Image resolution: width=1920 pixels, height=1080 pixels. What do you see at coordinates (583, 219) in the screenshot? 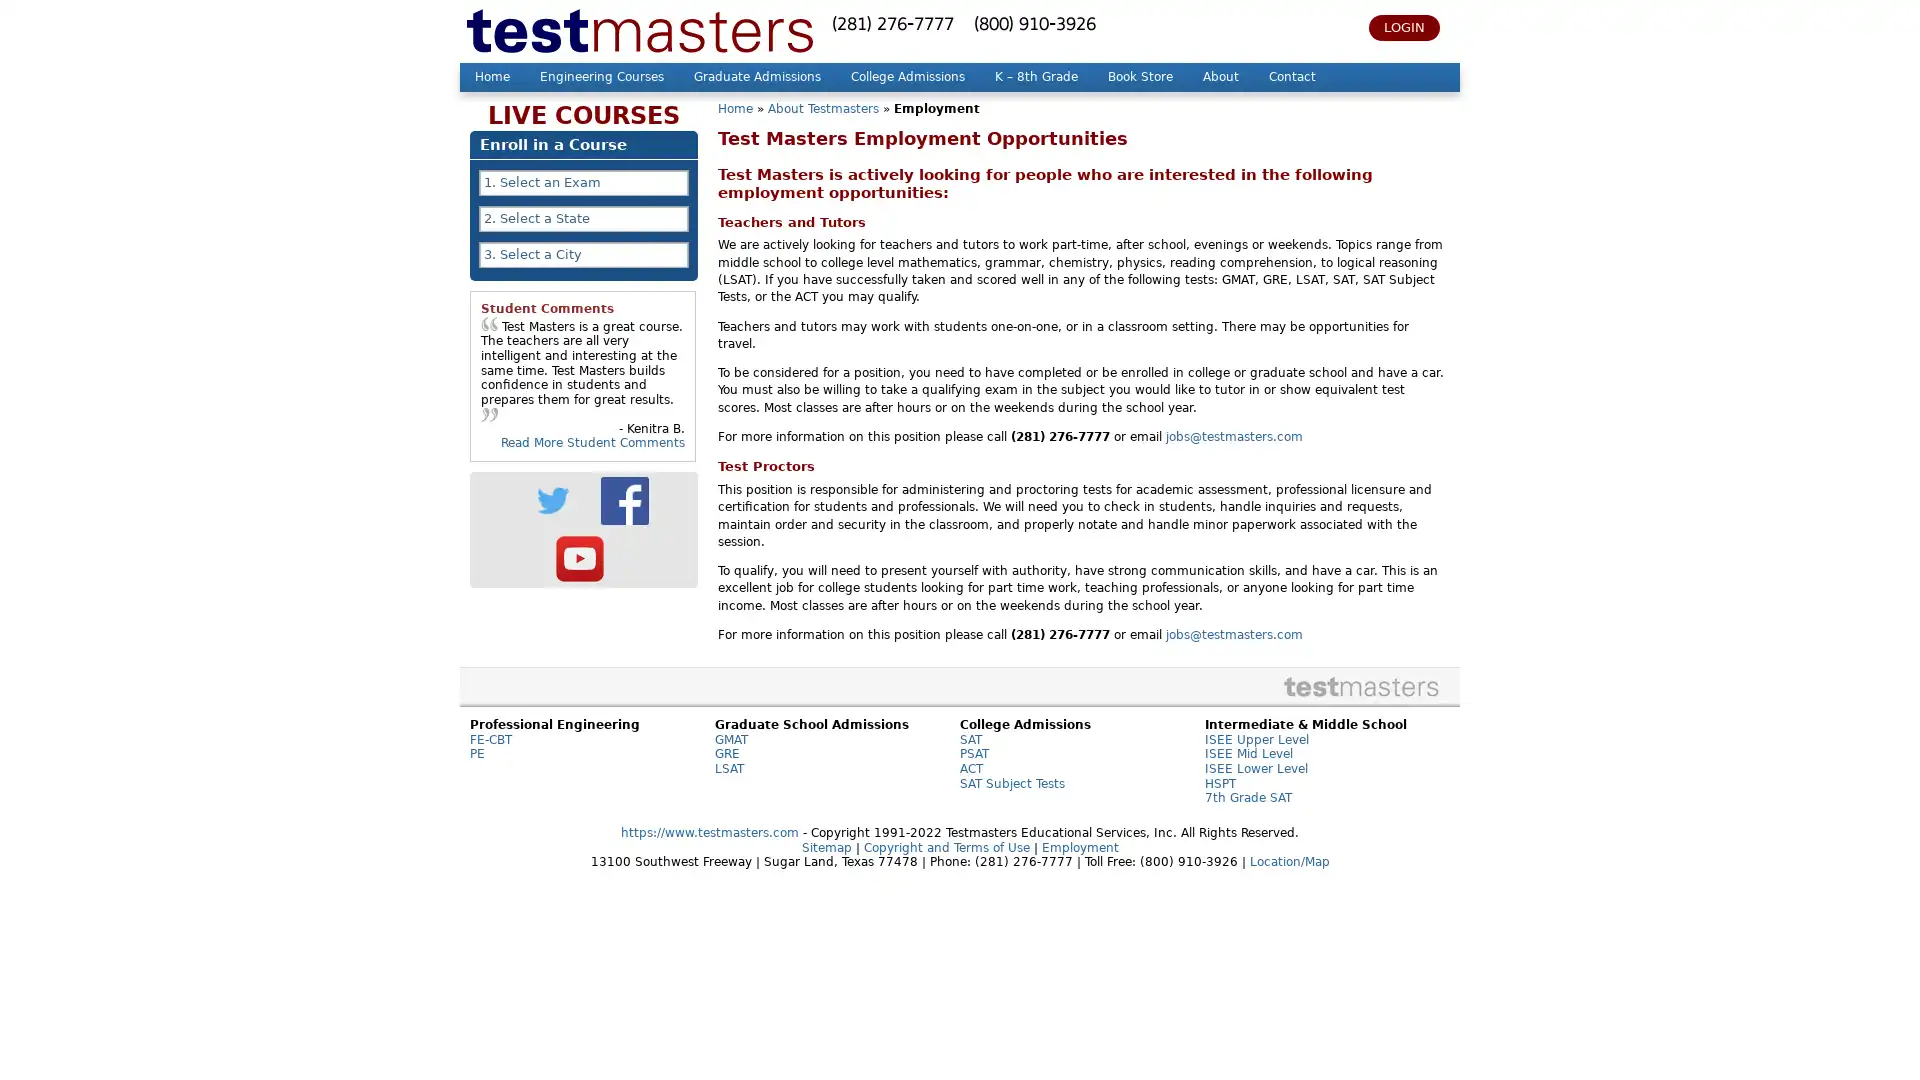
I see `2. Select a State` at bounding box center [583, 219].